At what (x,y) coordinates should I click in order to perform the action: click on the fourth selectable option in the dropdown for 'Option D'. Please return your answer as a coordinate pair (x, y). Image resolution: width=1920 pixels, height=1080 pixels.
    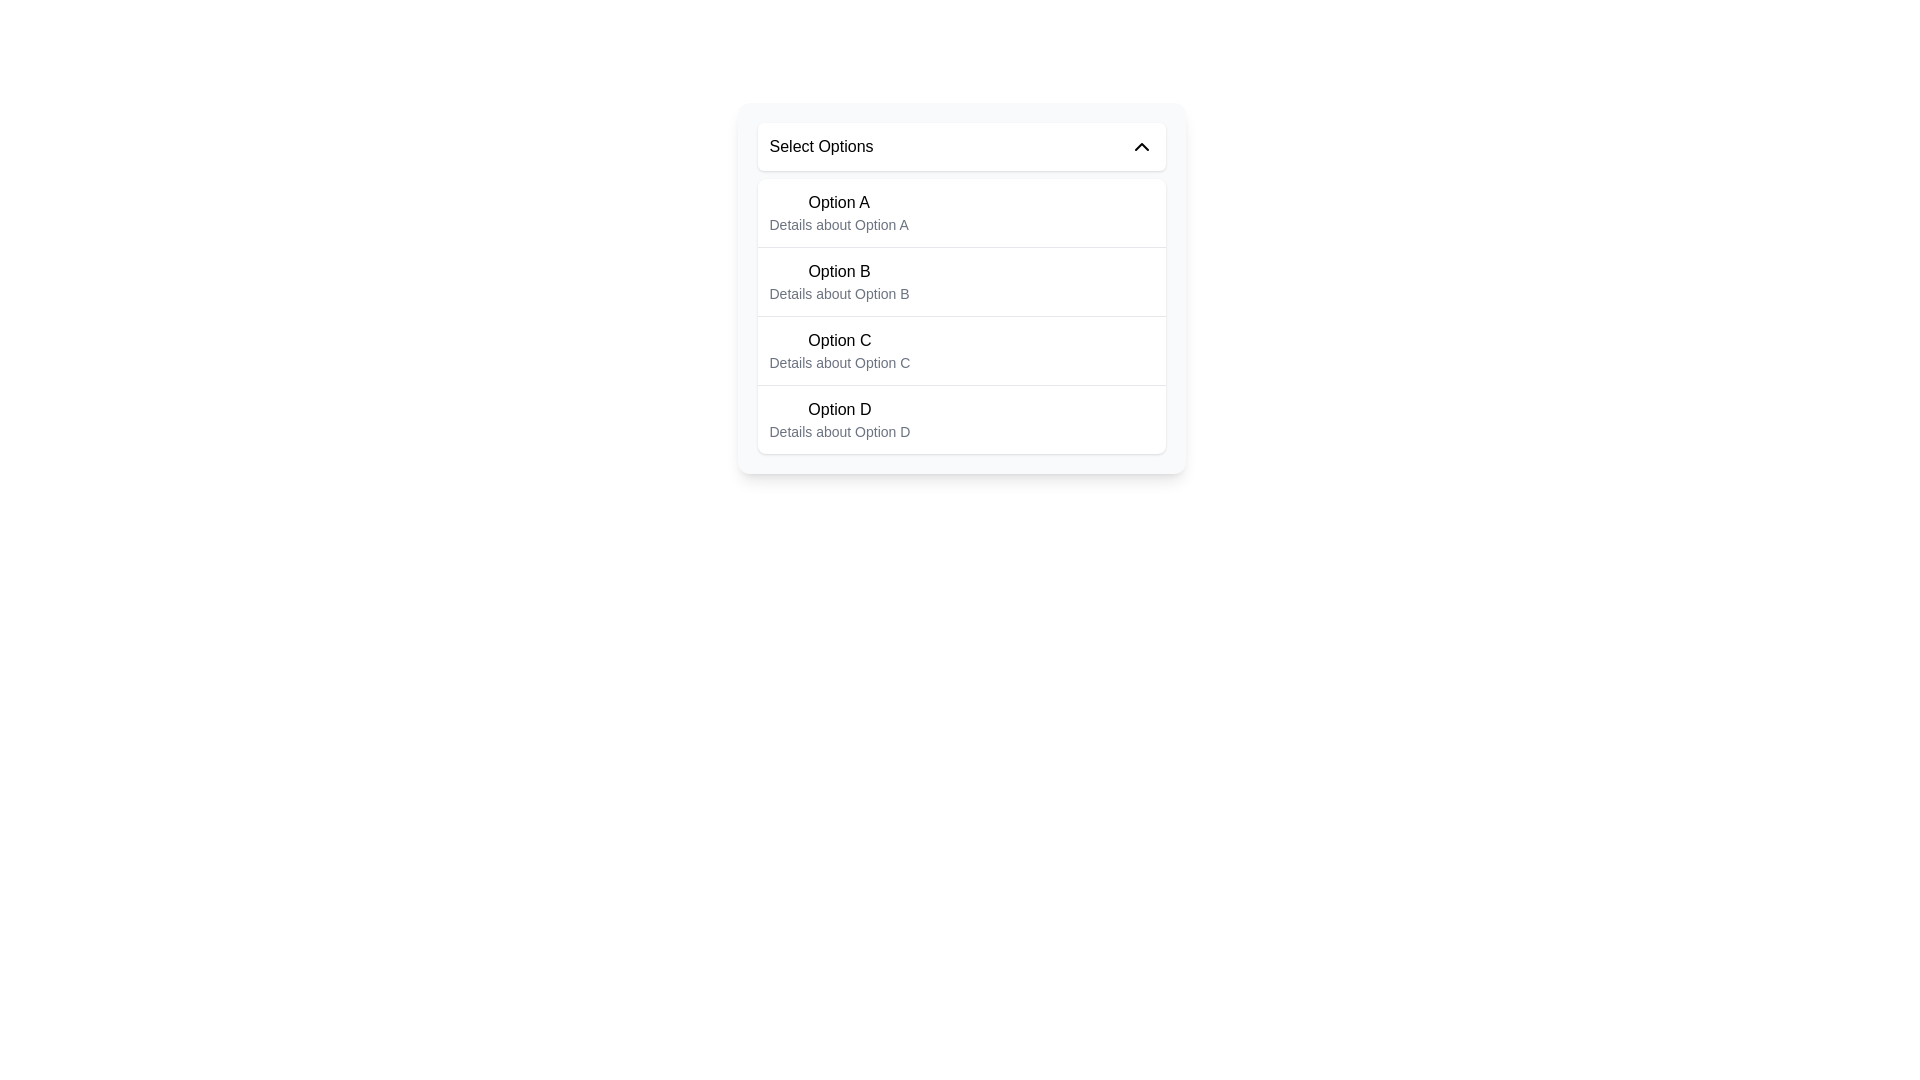
    Looking at the image, I should click on (961, 418).